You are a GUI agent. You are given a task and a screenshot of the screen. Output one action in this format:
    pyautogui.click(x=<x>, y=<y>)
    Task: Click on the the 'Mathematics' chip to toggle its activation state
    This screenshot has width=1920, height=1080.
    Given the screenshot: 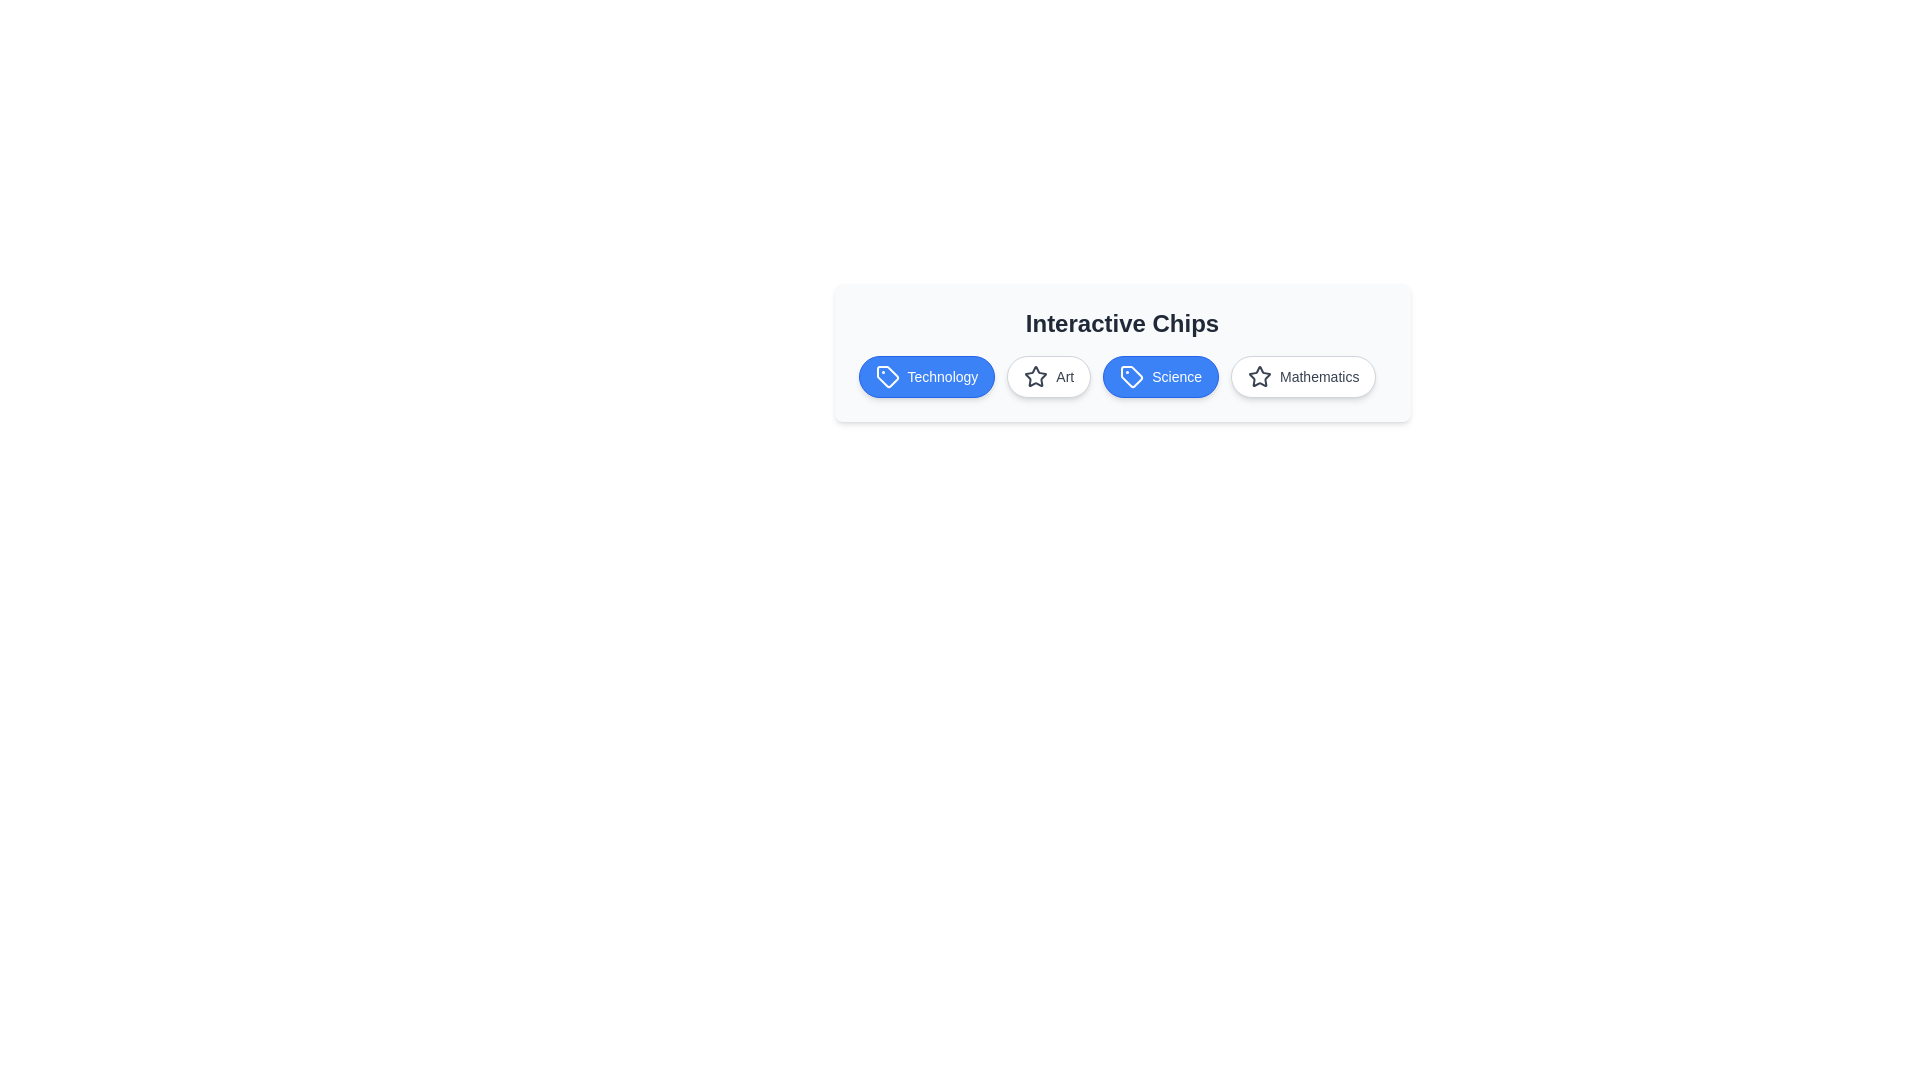 What is the action you would take?
    pyautogui.click(x=1303, y=377)
    